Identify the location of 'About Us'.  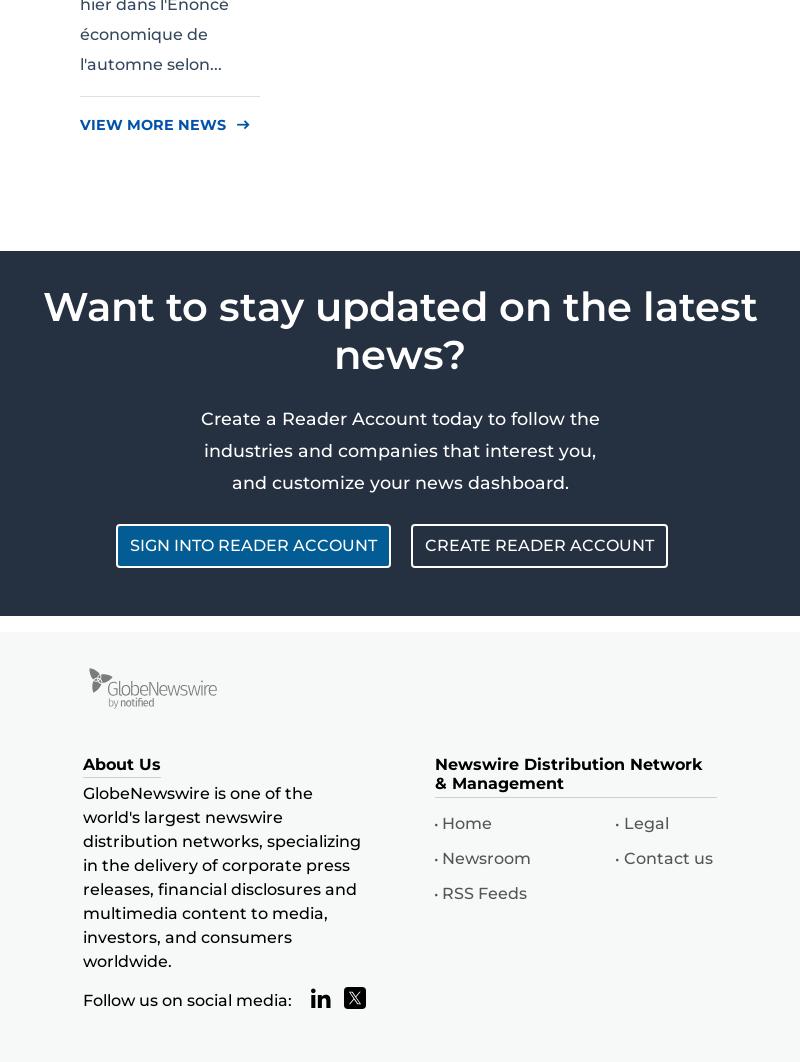
(121, 764).